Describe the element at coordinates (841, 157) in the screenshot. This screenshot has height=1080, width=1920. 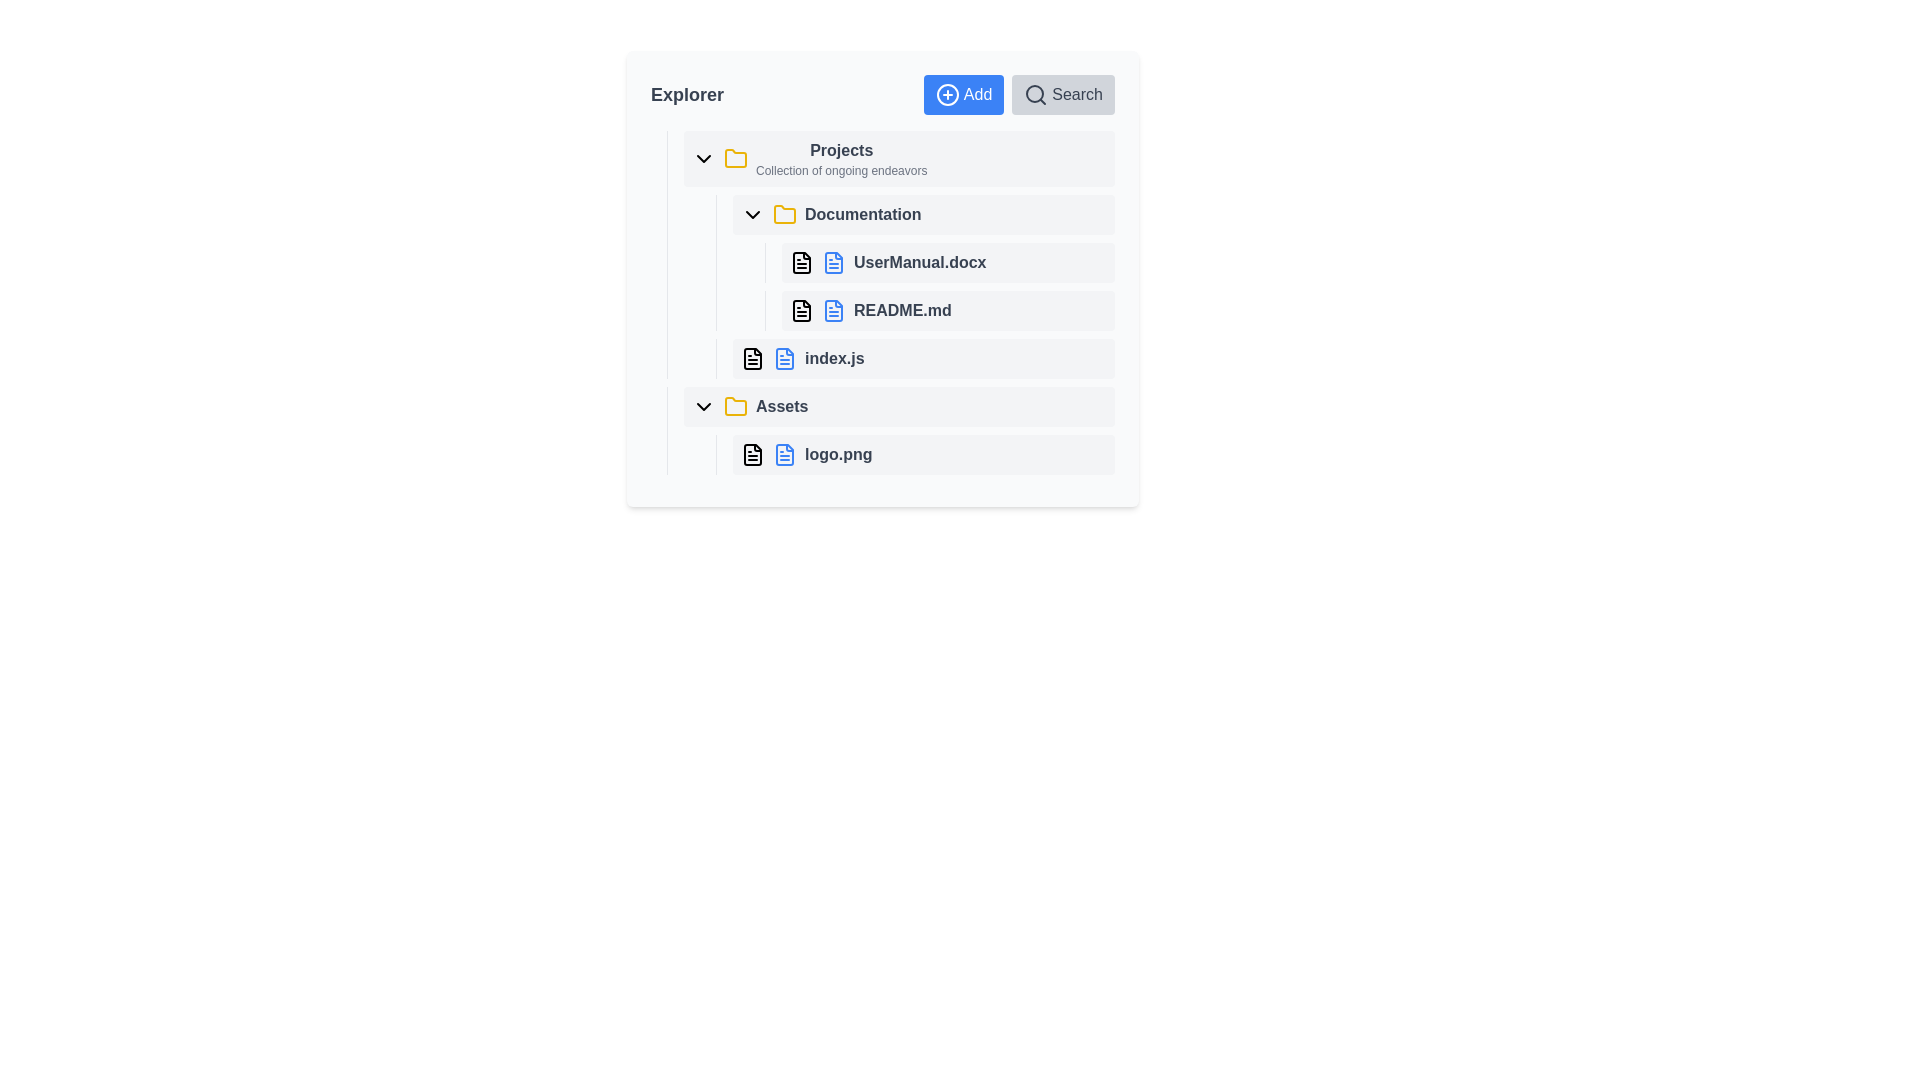
I see `the 'Projects' Text Label in the file explorer panel` at that location.